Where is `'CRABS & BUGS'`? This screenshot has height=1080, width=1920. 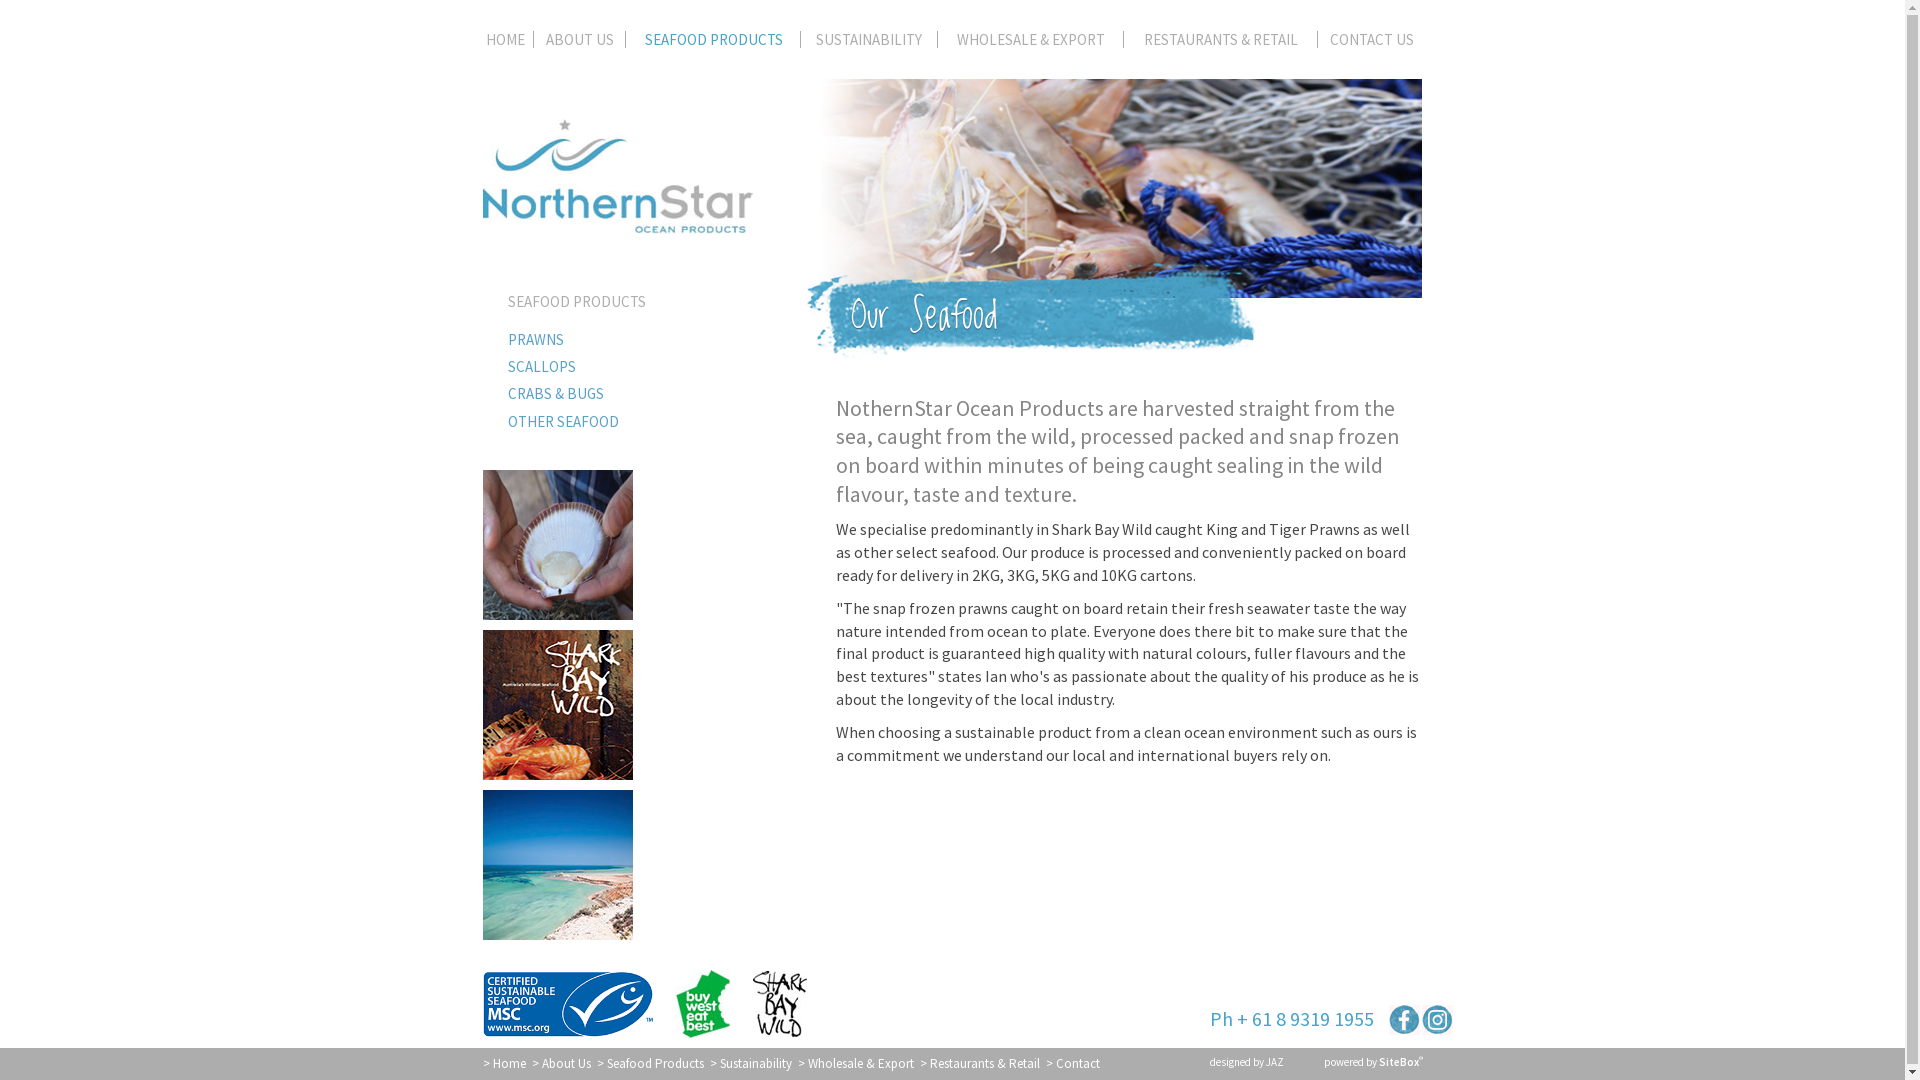
'CRABS & BUGS' is located at coordinates (627, 393).